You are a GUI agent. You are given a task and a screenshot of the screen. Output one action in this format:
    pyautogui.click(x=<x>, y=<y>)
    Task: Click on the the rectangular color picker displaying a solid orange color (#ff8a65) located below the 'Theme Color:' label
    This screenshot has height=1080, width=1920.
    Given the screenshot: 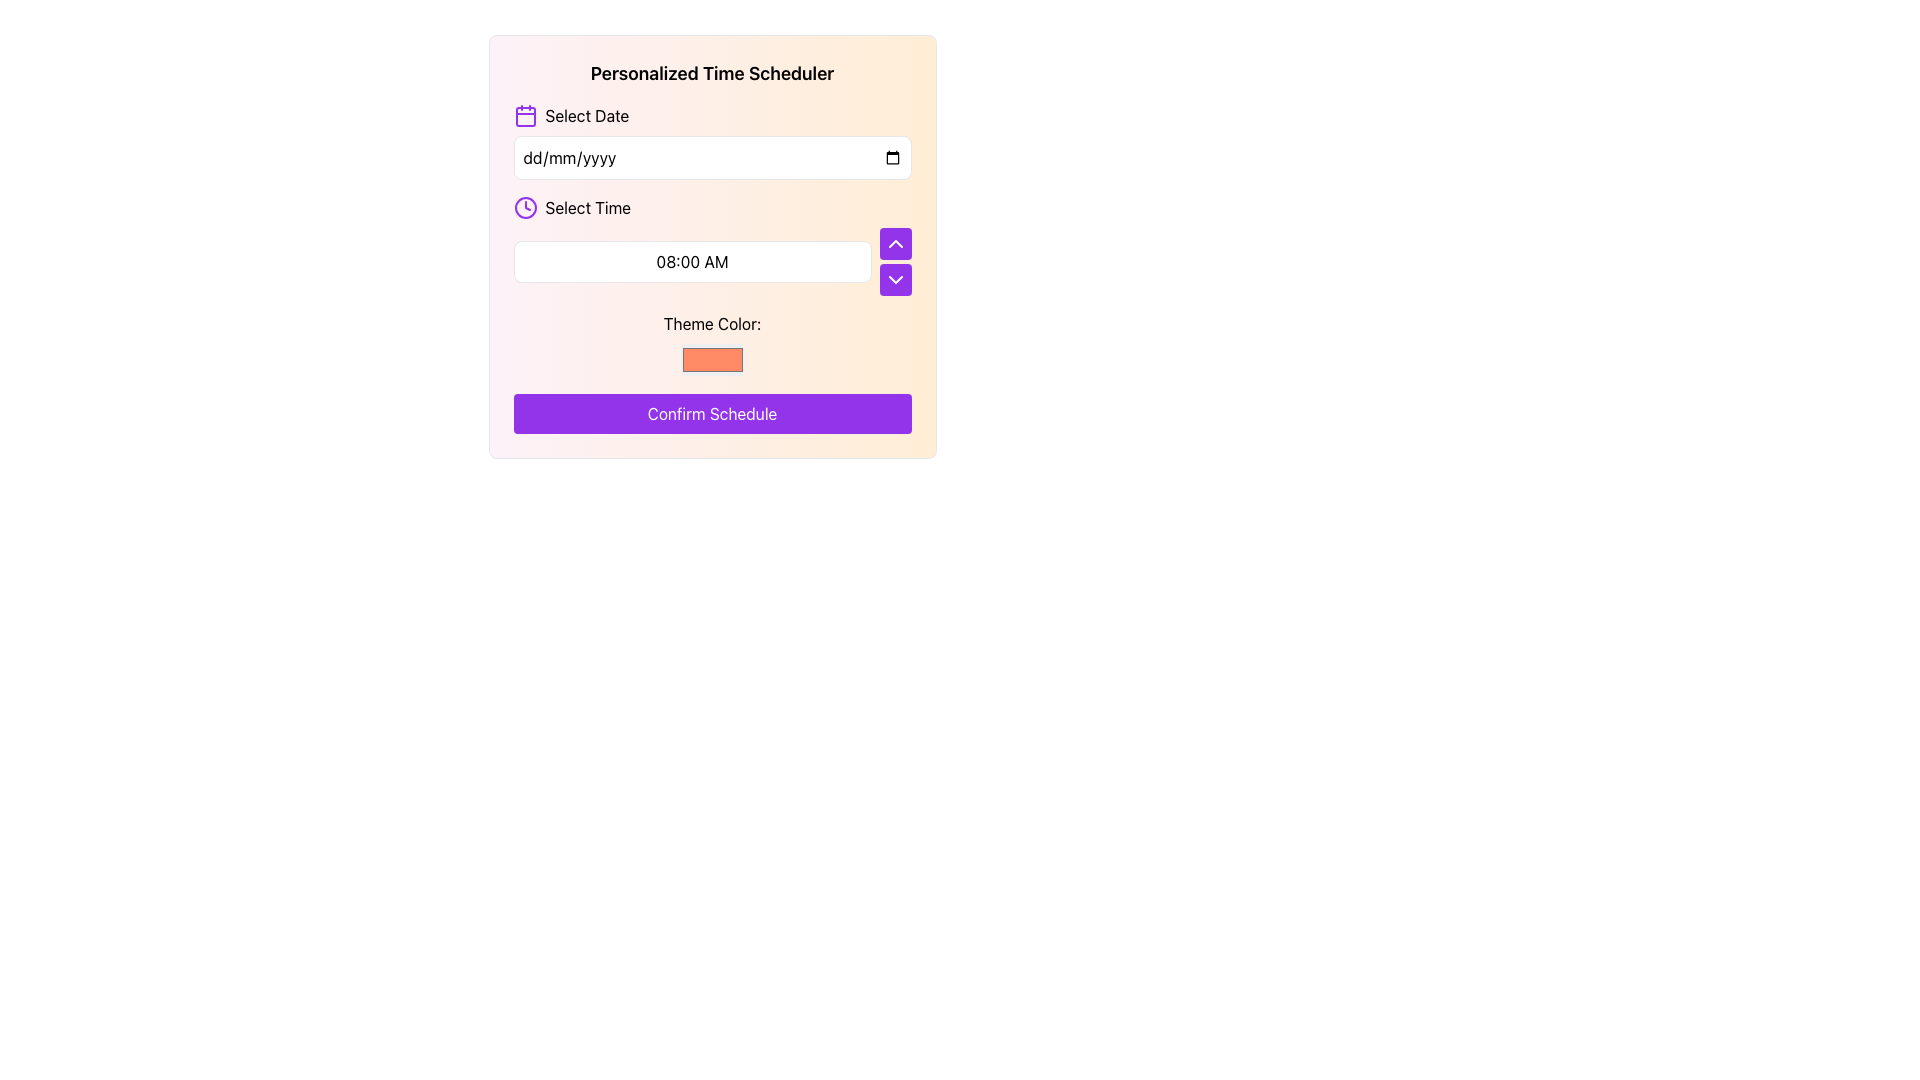 What is the action you would take?
    pyautogui.click(x=712, y=358)
    